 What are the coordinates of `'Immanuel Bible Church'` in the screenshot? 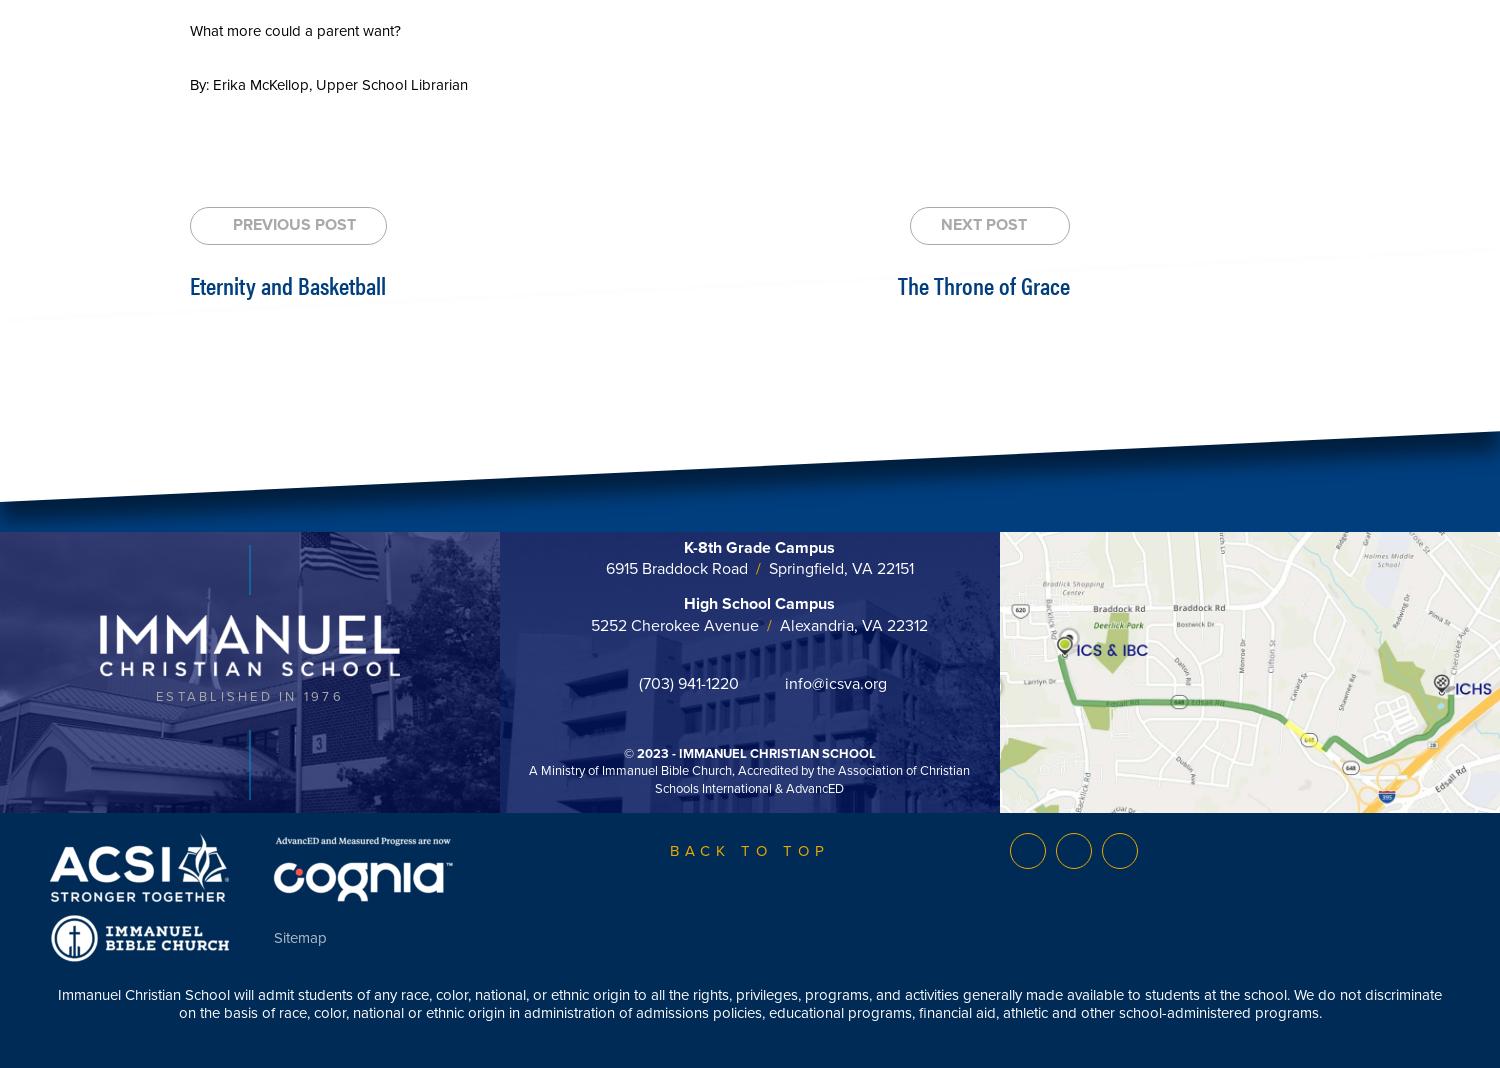 It's located at (667, 770).